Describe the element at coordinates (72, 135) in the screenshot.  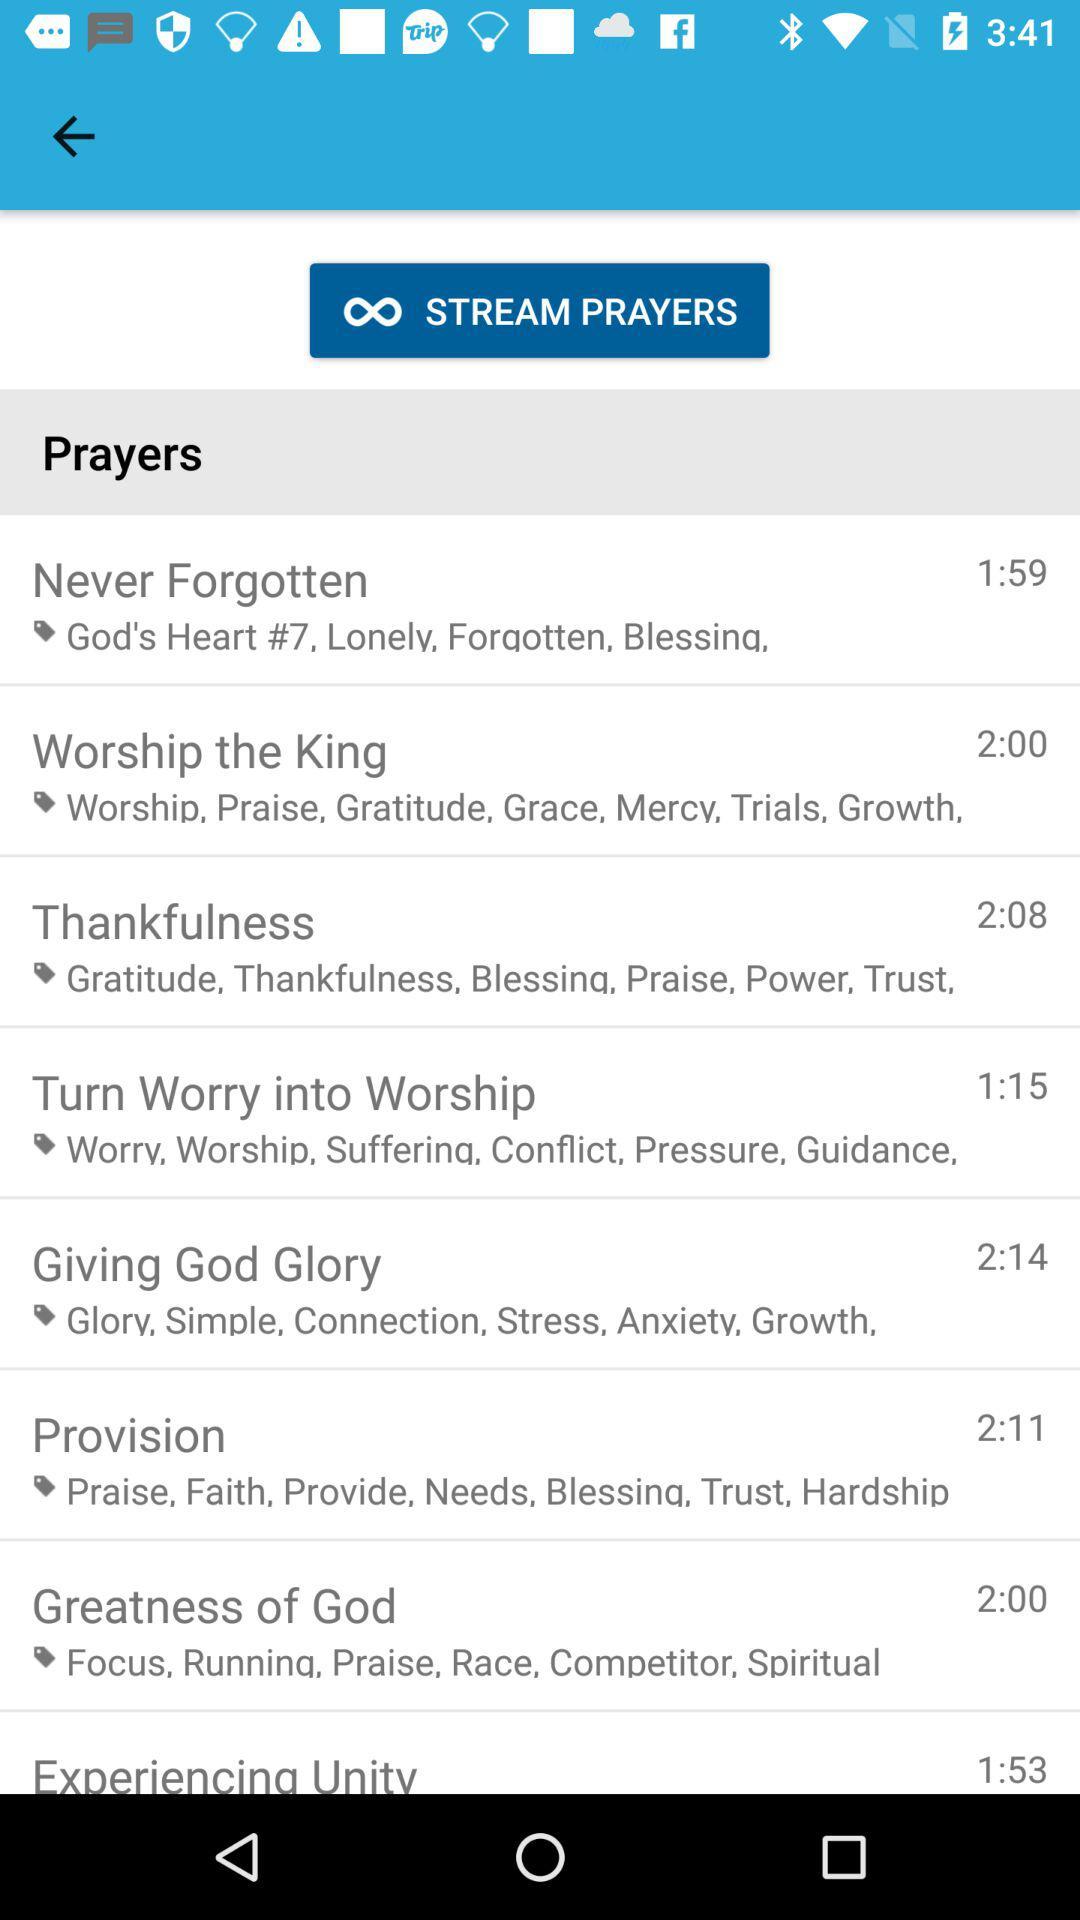
I see `the icon above prayers` at that location.